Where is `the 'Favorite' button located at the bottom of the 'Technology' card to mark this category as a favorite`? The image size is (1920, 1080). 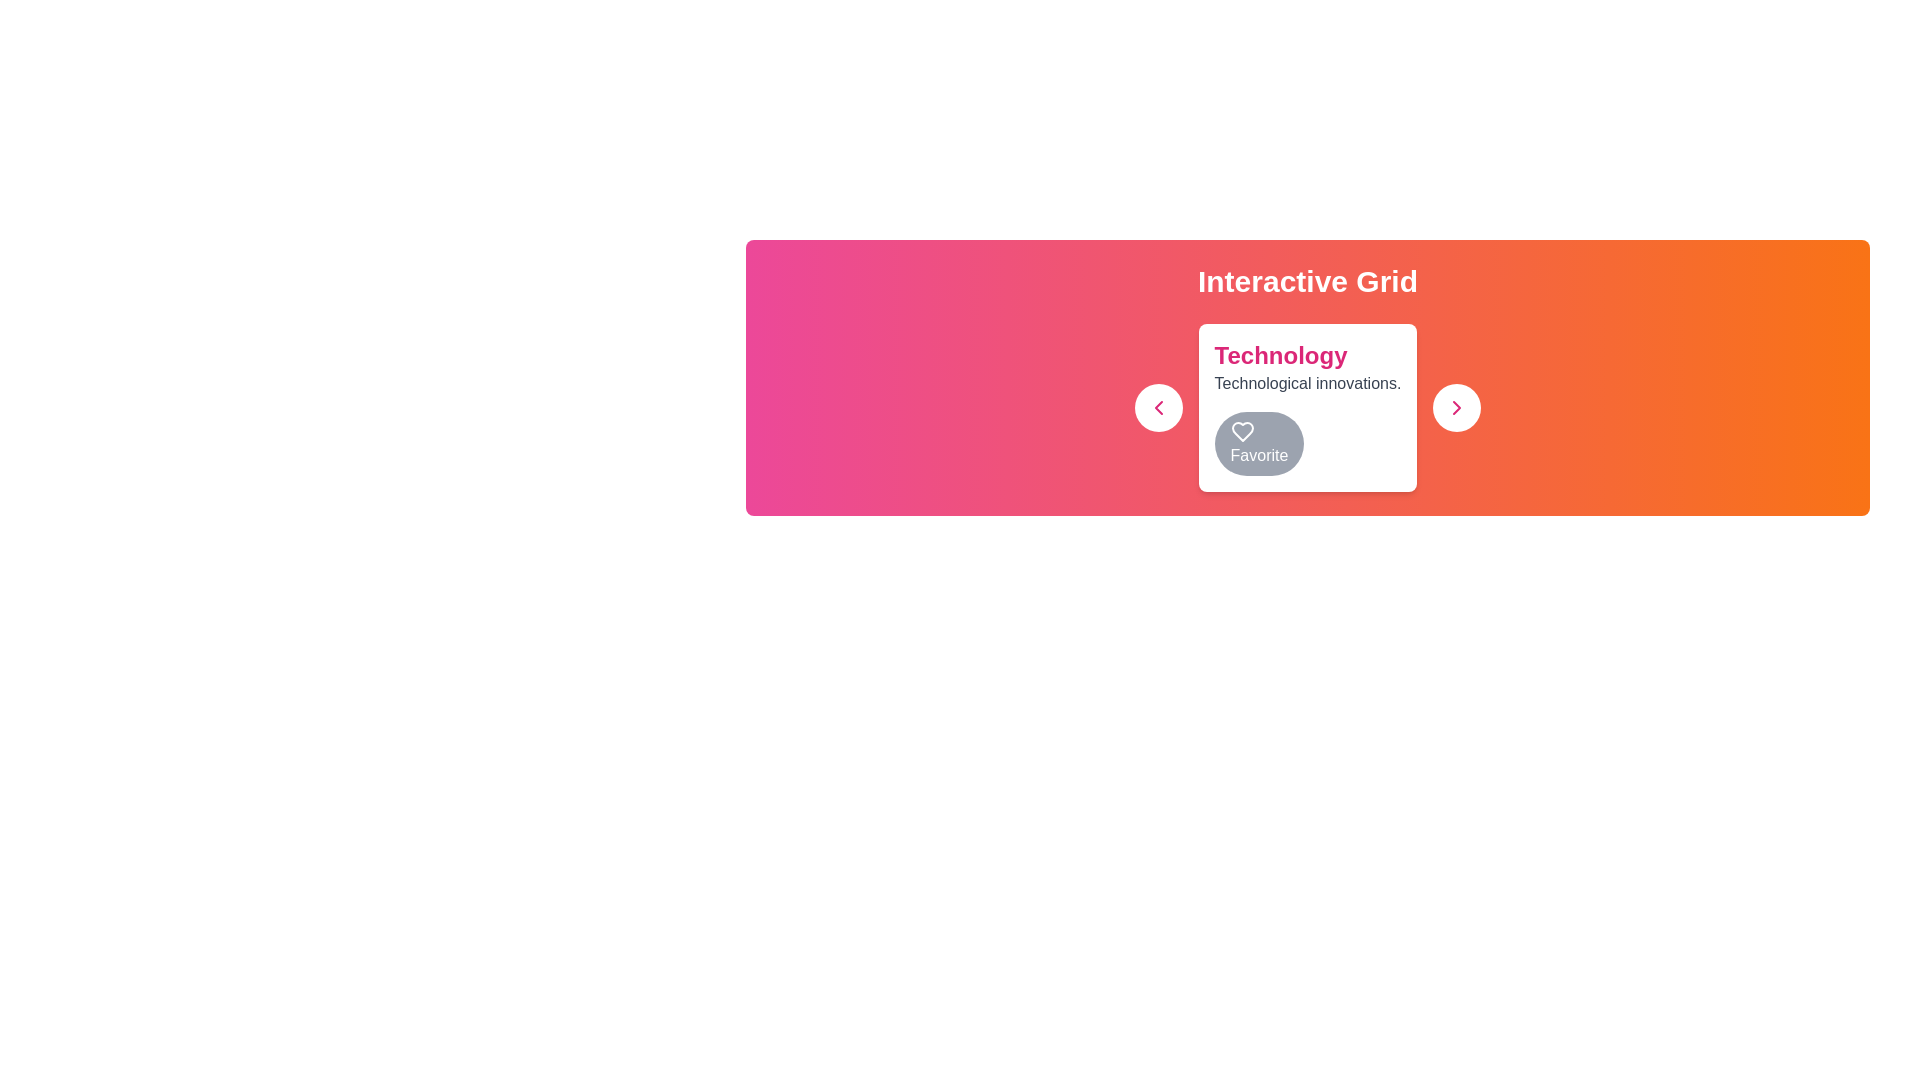 the 'Favorite' button located at the bottom of the 'Technology' card to mark this category as a favorite is located at coordinates (1307, 407).